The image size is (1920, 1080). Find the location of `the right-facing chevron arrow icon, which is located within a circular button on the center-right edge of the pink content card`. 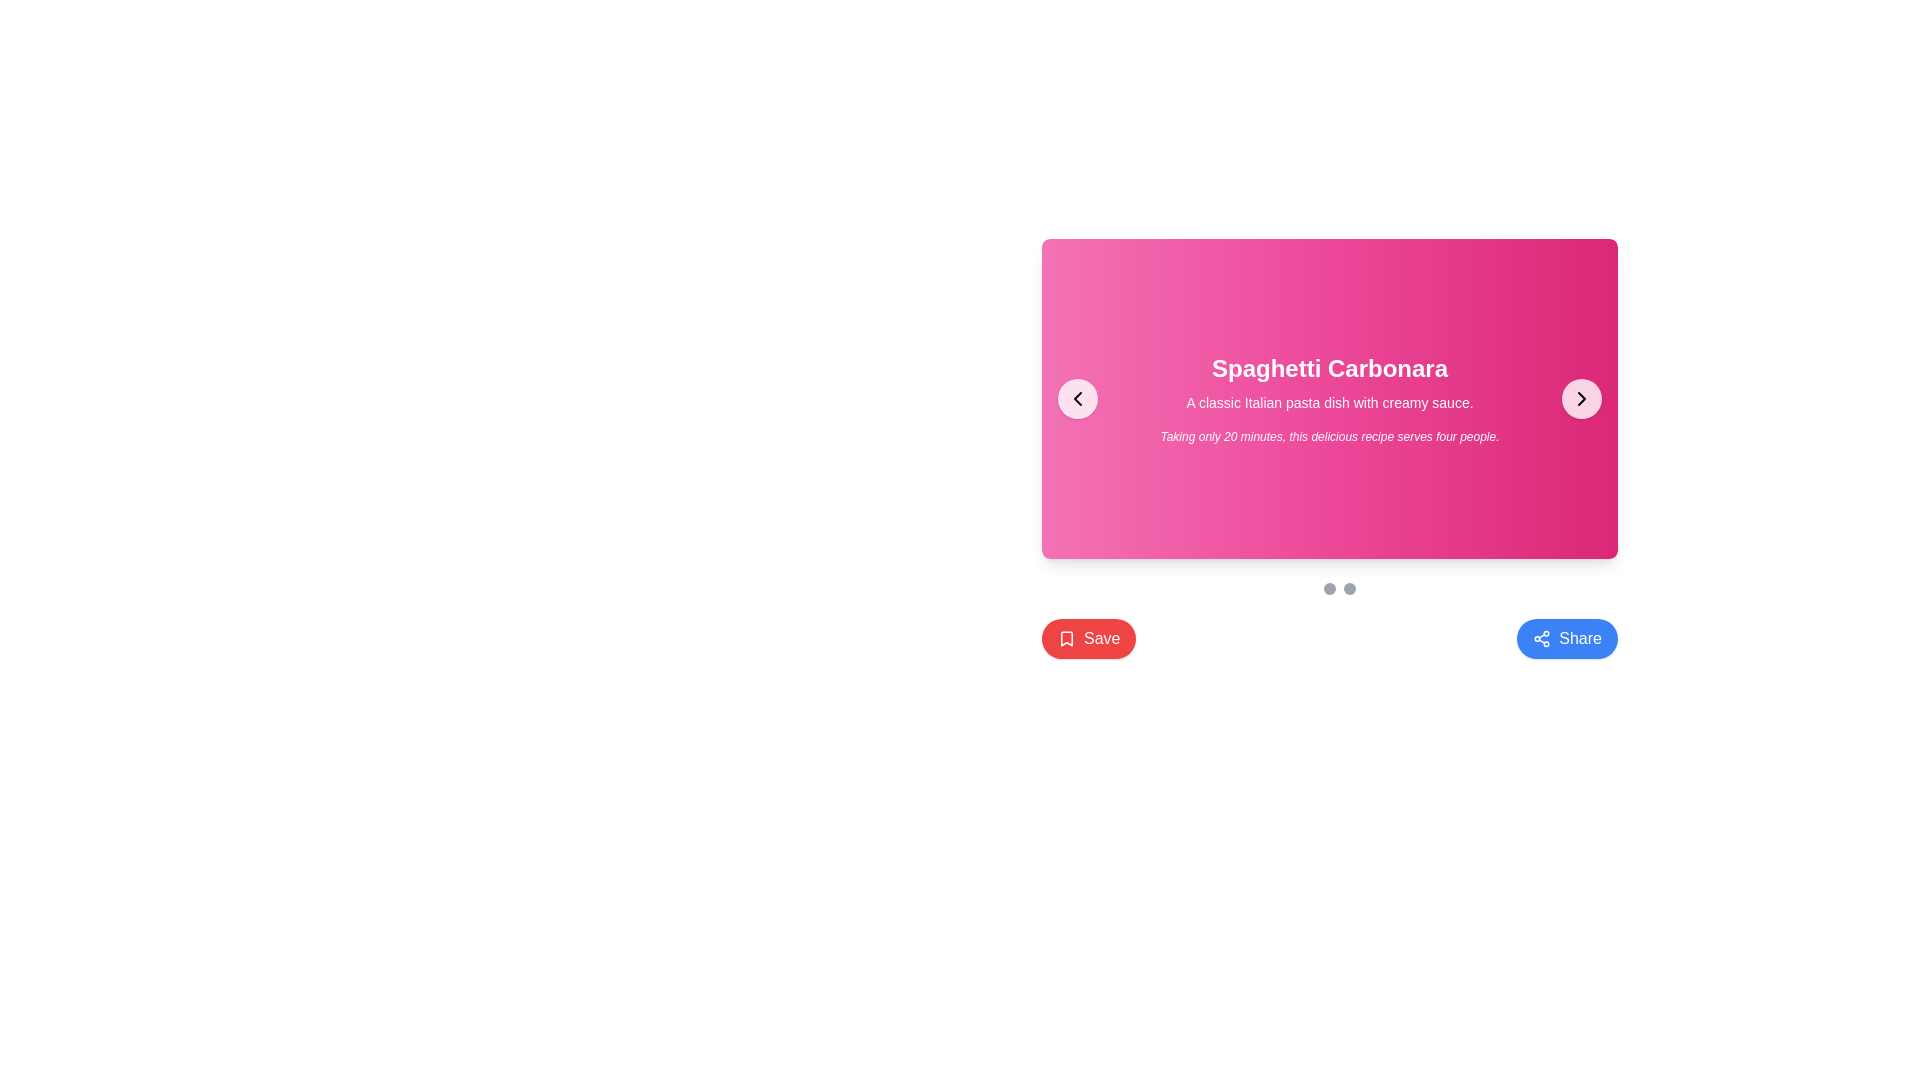

the right-facing chevron arrow icon, which is located within a circular button on the center-right edge of the pink content card is located at coordinates (1581, 398).